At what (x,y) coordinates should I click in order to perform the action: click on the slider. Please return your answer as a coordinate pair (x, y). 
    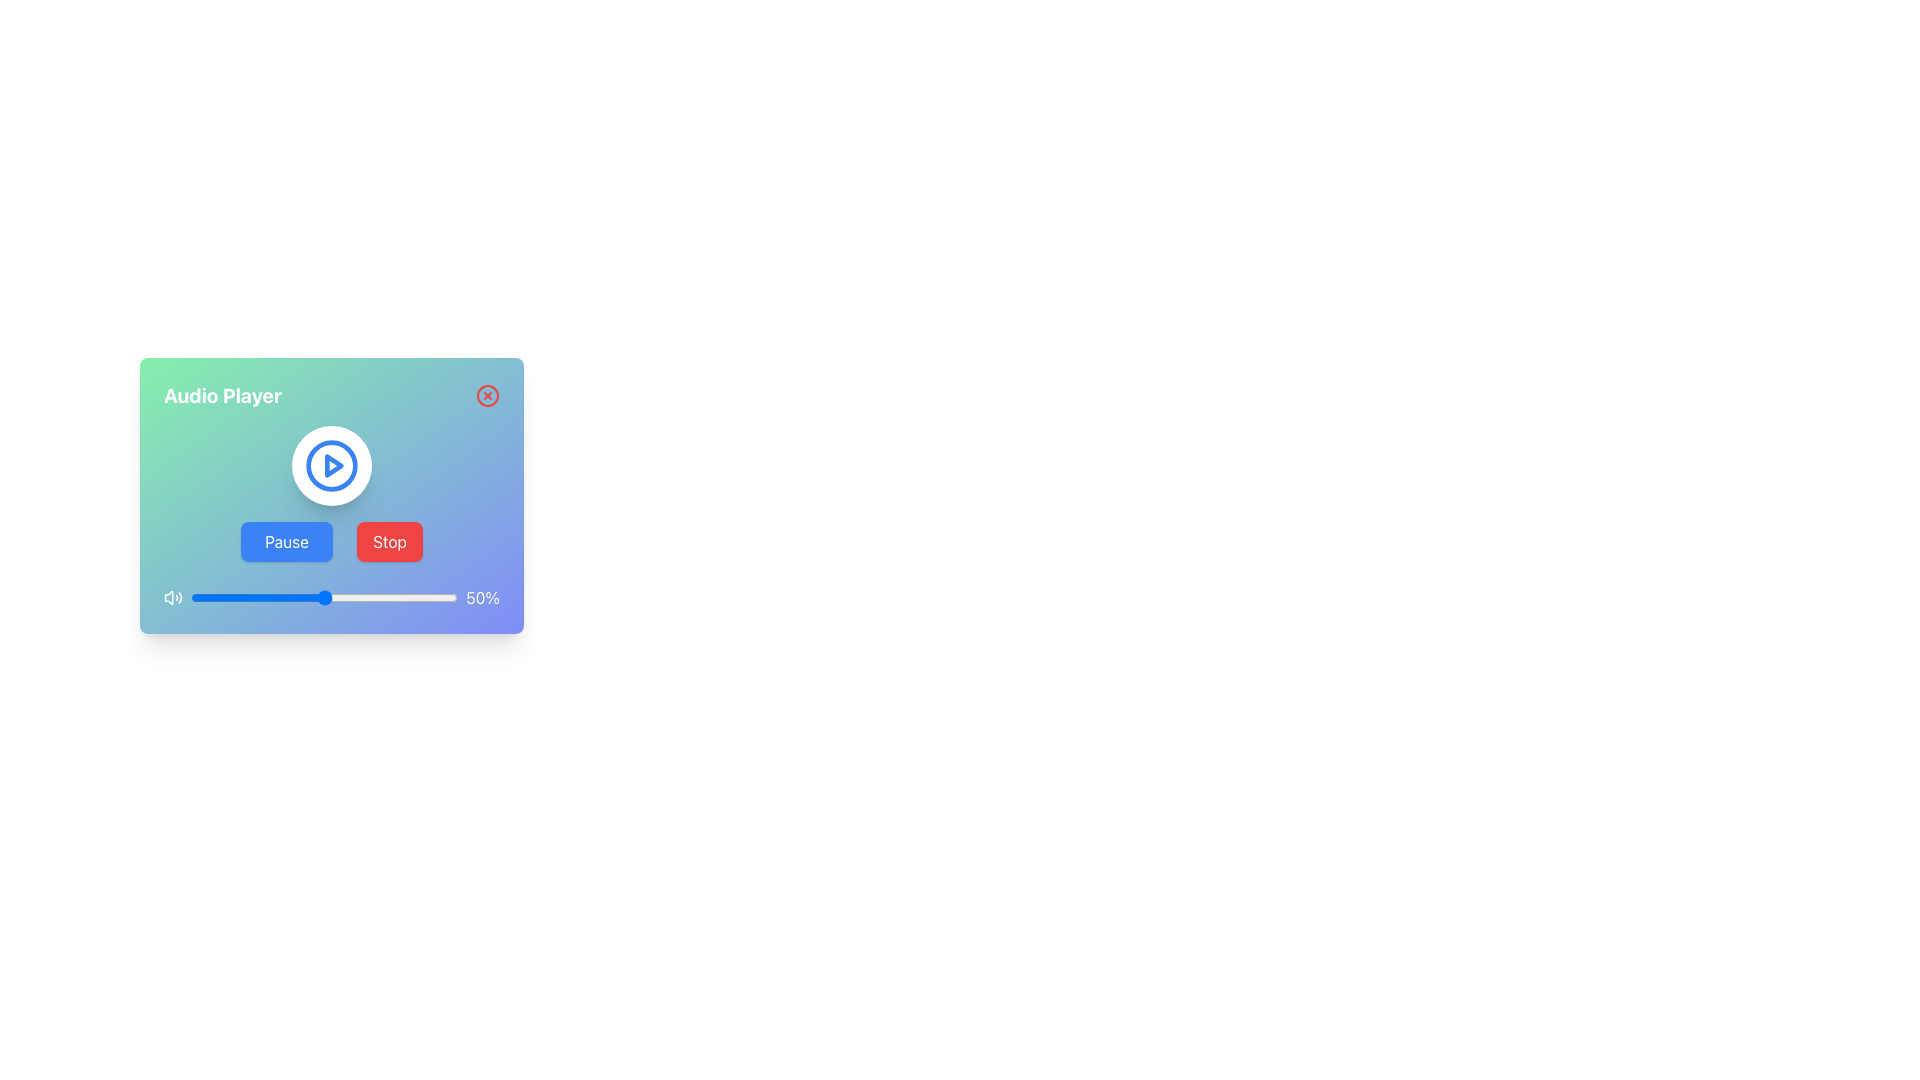
    Looking at the image, I should click on (454, 596).